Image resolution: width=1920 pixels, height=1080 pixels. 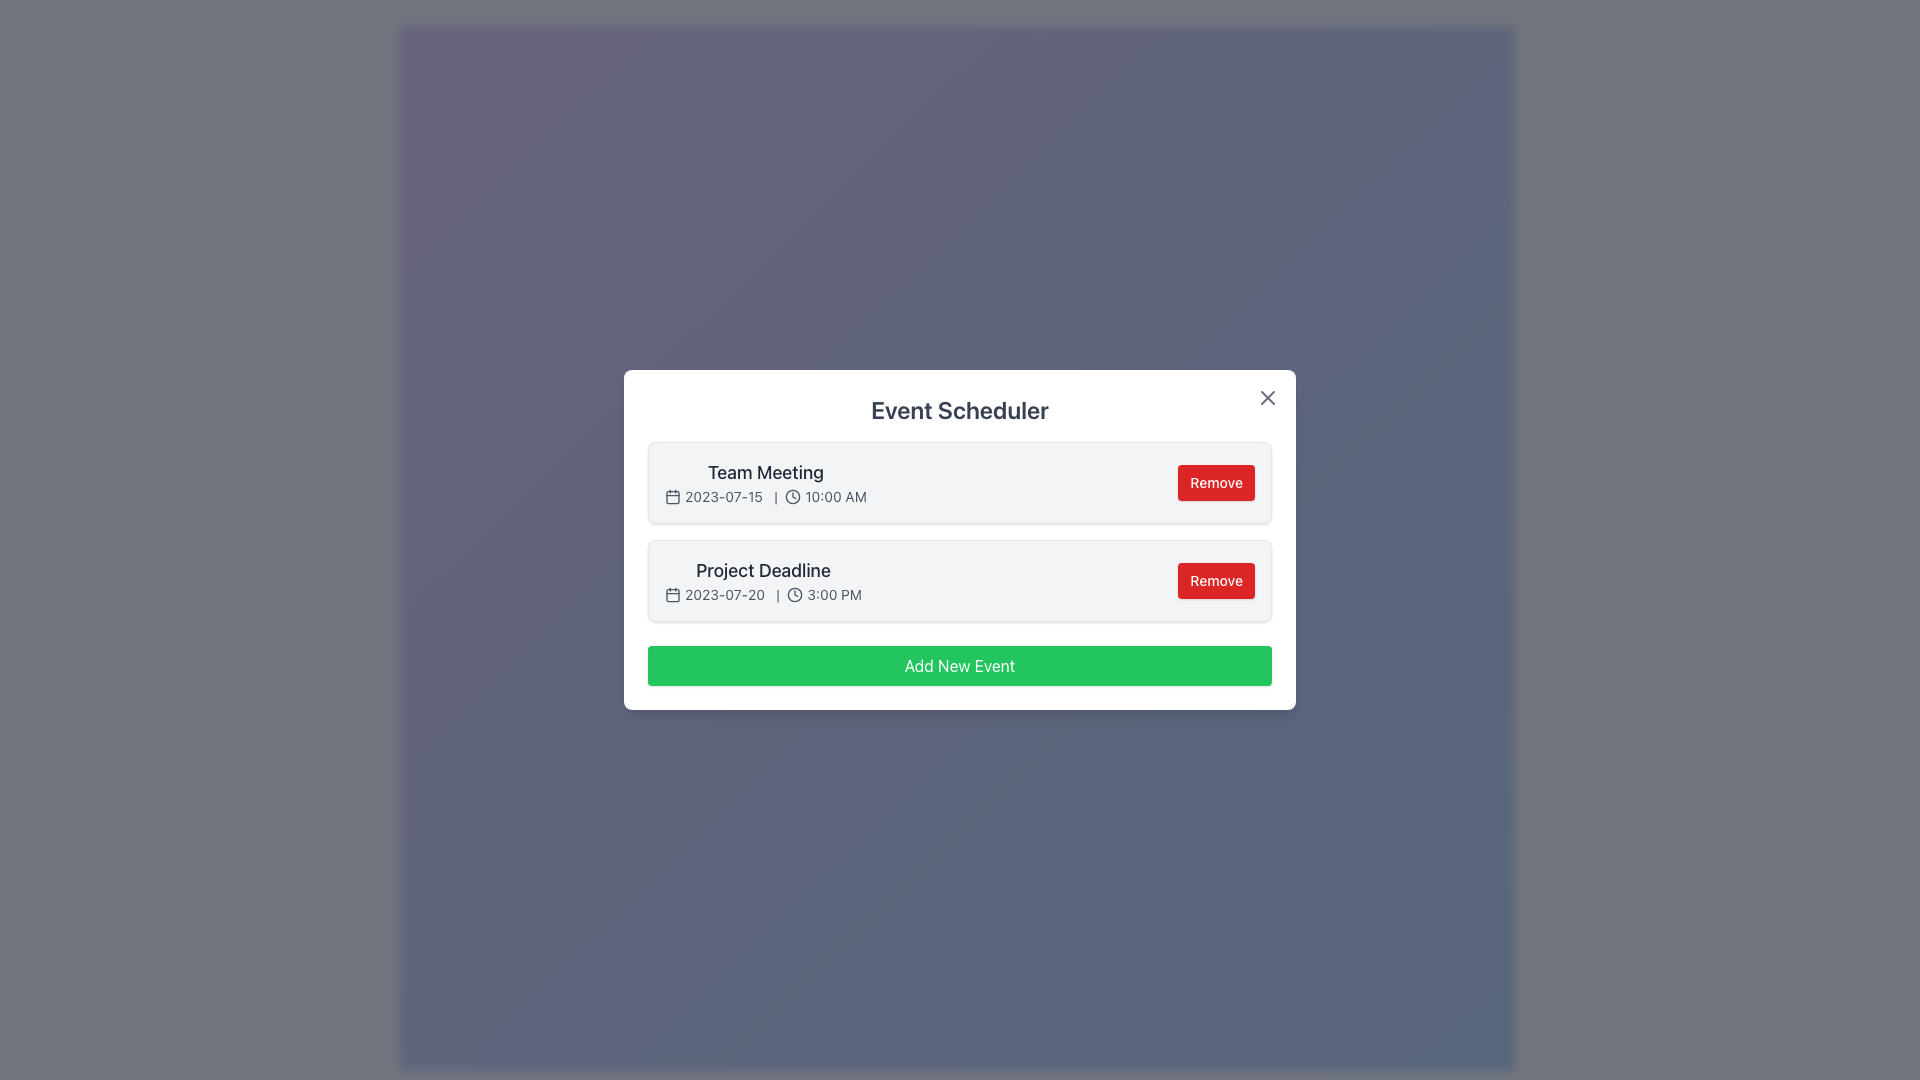 I want to click on the text displaying date and time in the 'Team Meeting' section, which is styled with a small gray font and is positioned between the calendar and clock icons, so click(x=764, y=496).